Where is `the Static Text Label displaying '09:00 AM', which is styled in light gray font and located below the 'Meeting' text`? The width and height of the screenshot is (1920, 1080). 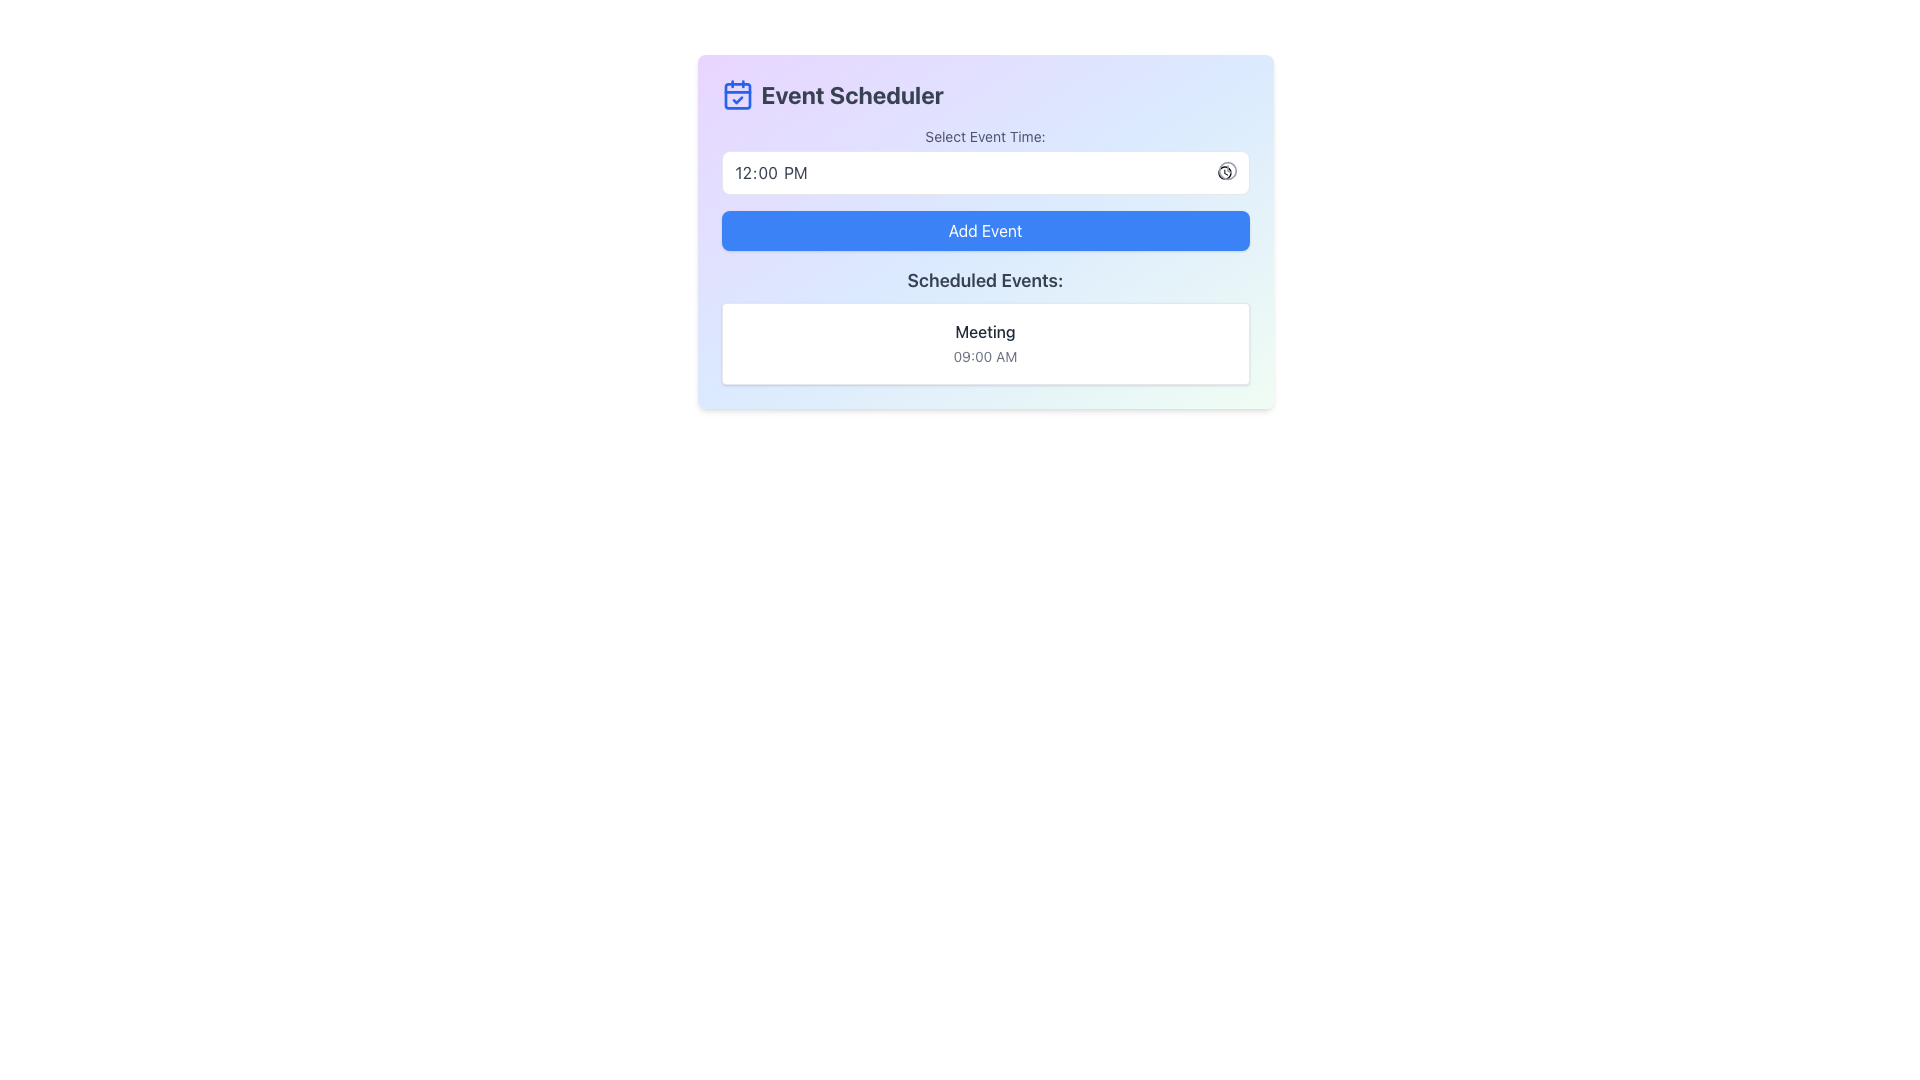 the Static Text Label displaying '09:00 AM', which is styled in light gray font and located below the 'Meeting' text is located at coordinates (985, 355).